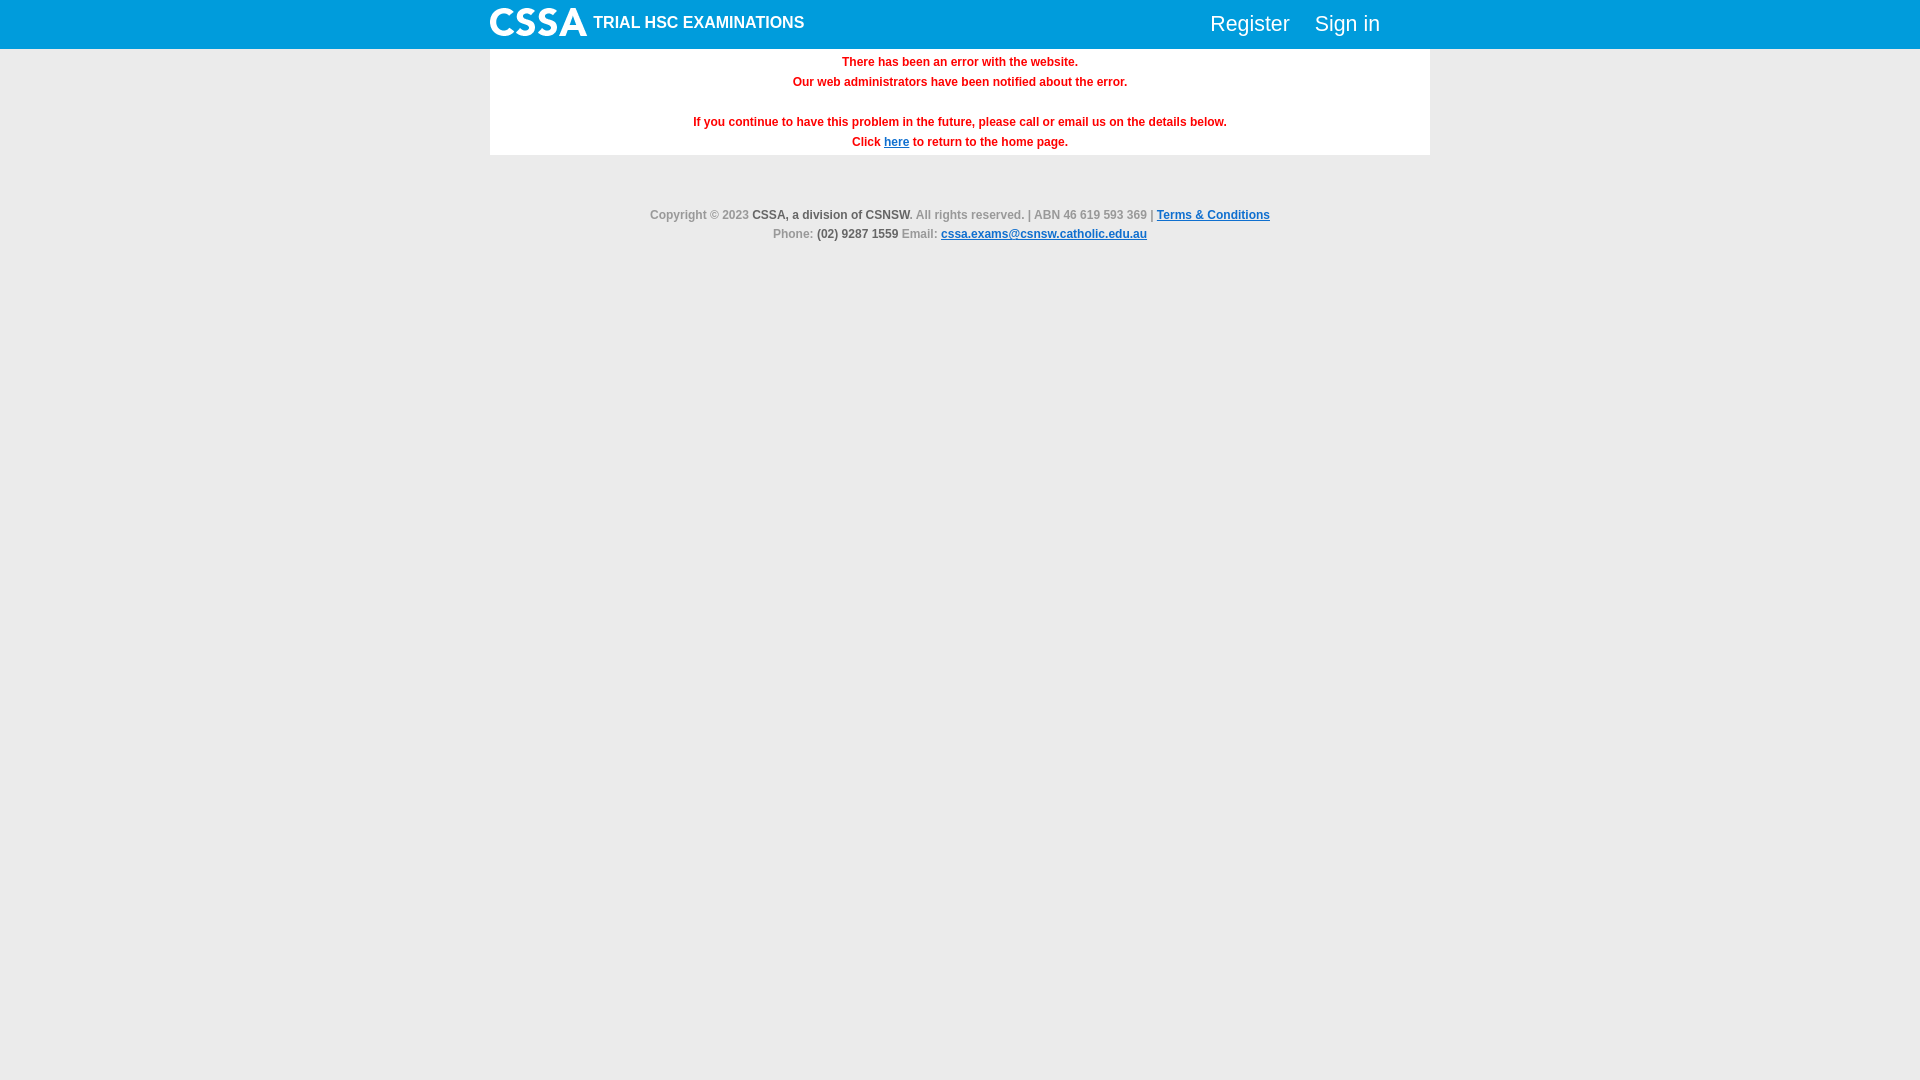 The image size is (1920, 1080). What do you see at coordinates (1042, 233) in the screenshot?
I see `'cssa.exams@csnsw.catholic.edu.au'` at bounding box center [1042, 233].